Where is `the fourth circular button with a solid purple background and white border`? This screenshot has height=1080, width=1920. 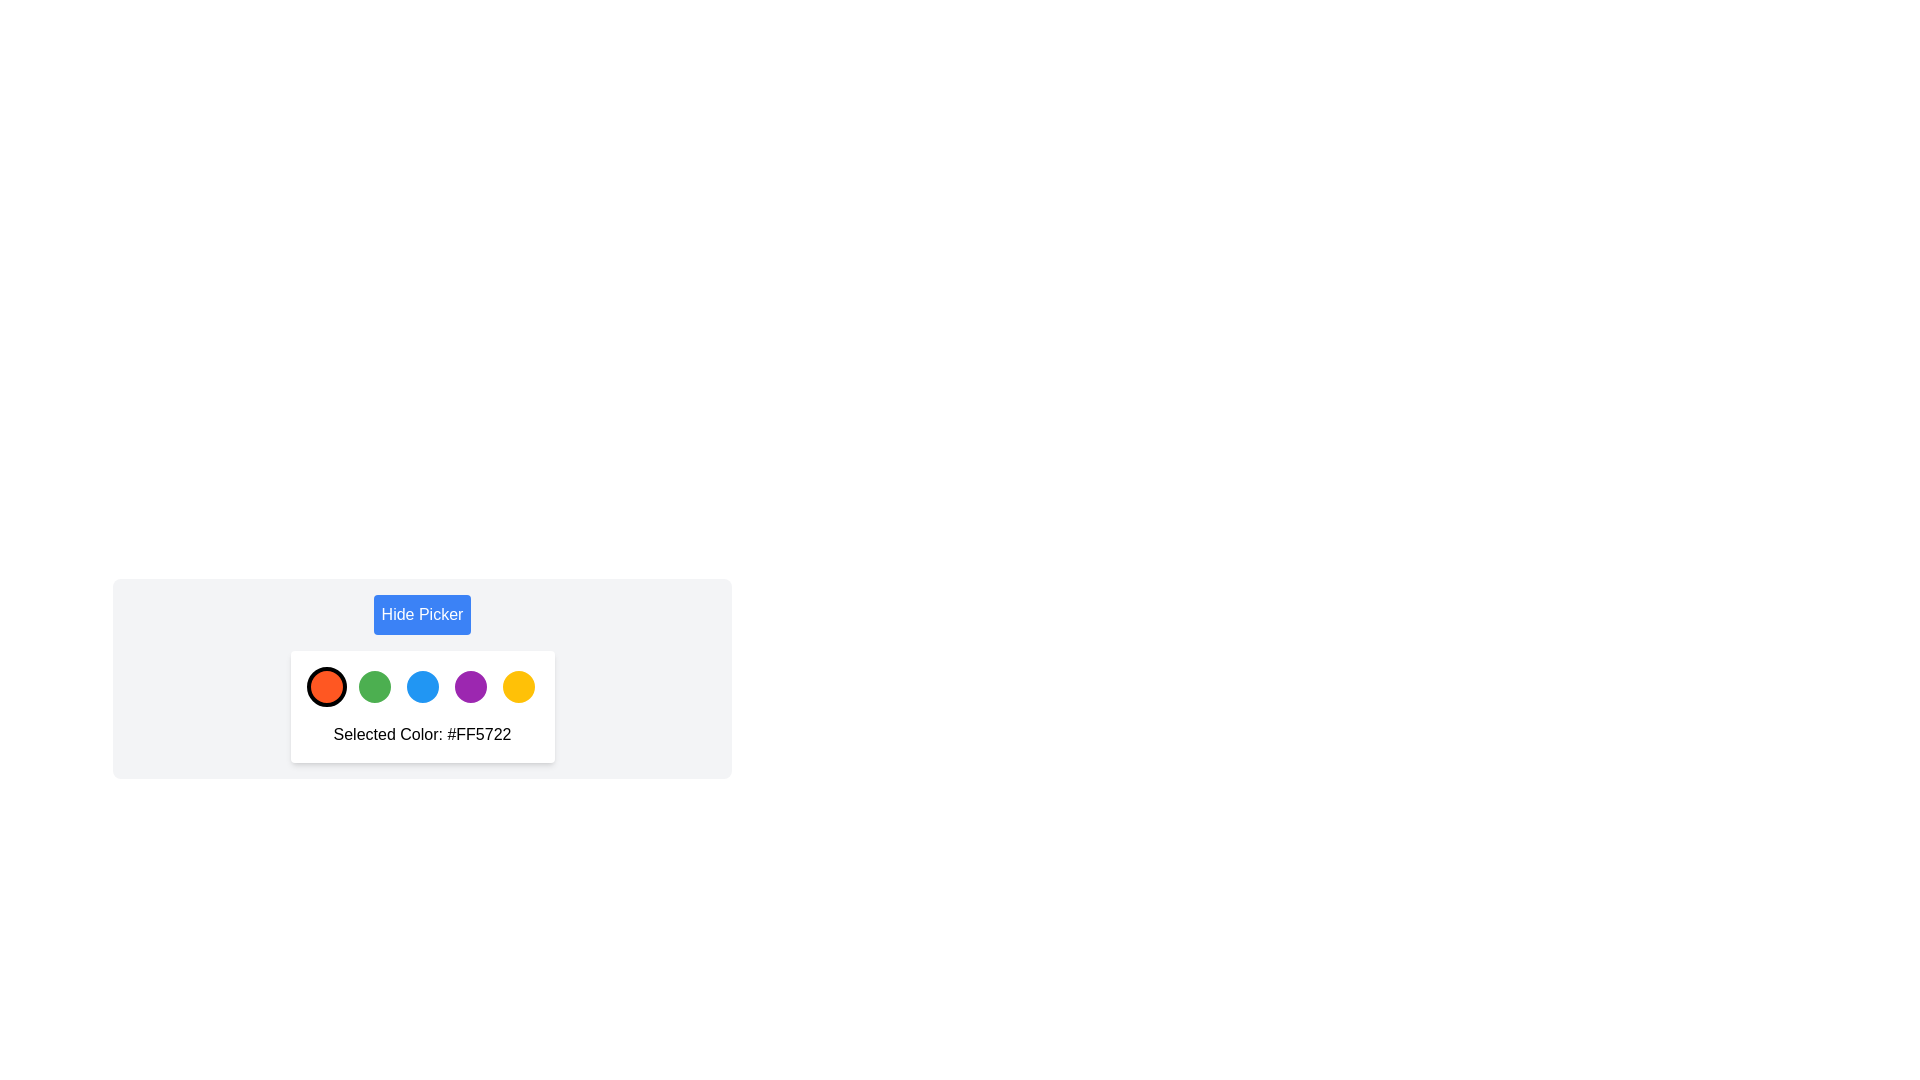 the fourth circular button with a solid purple background and white border is located at coordinates (469, 685).